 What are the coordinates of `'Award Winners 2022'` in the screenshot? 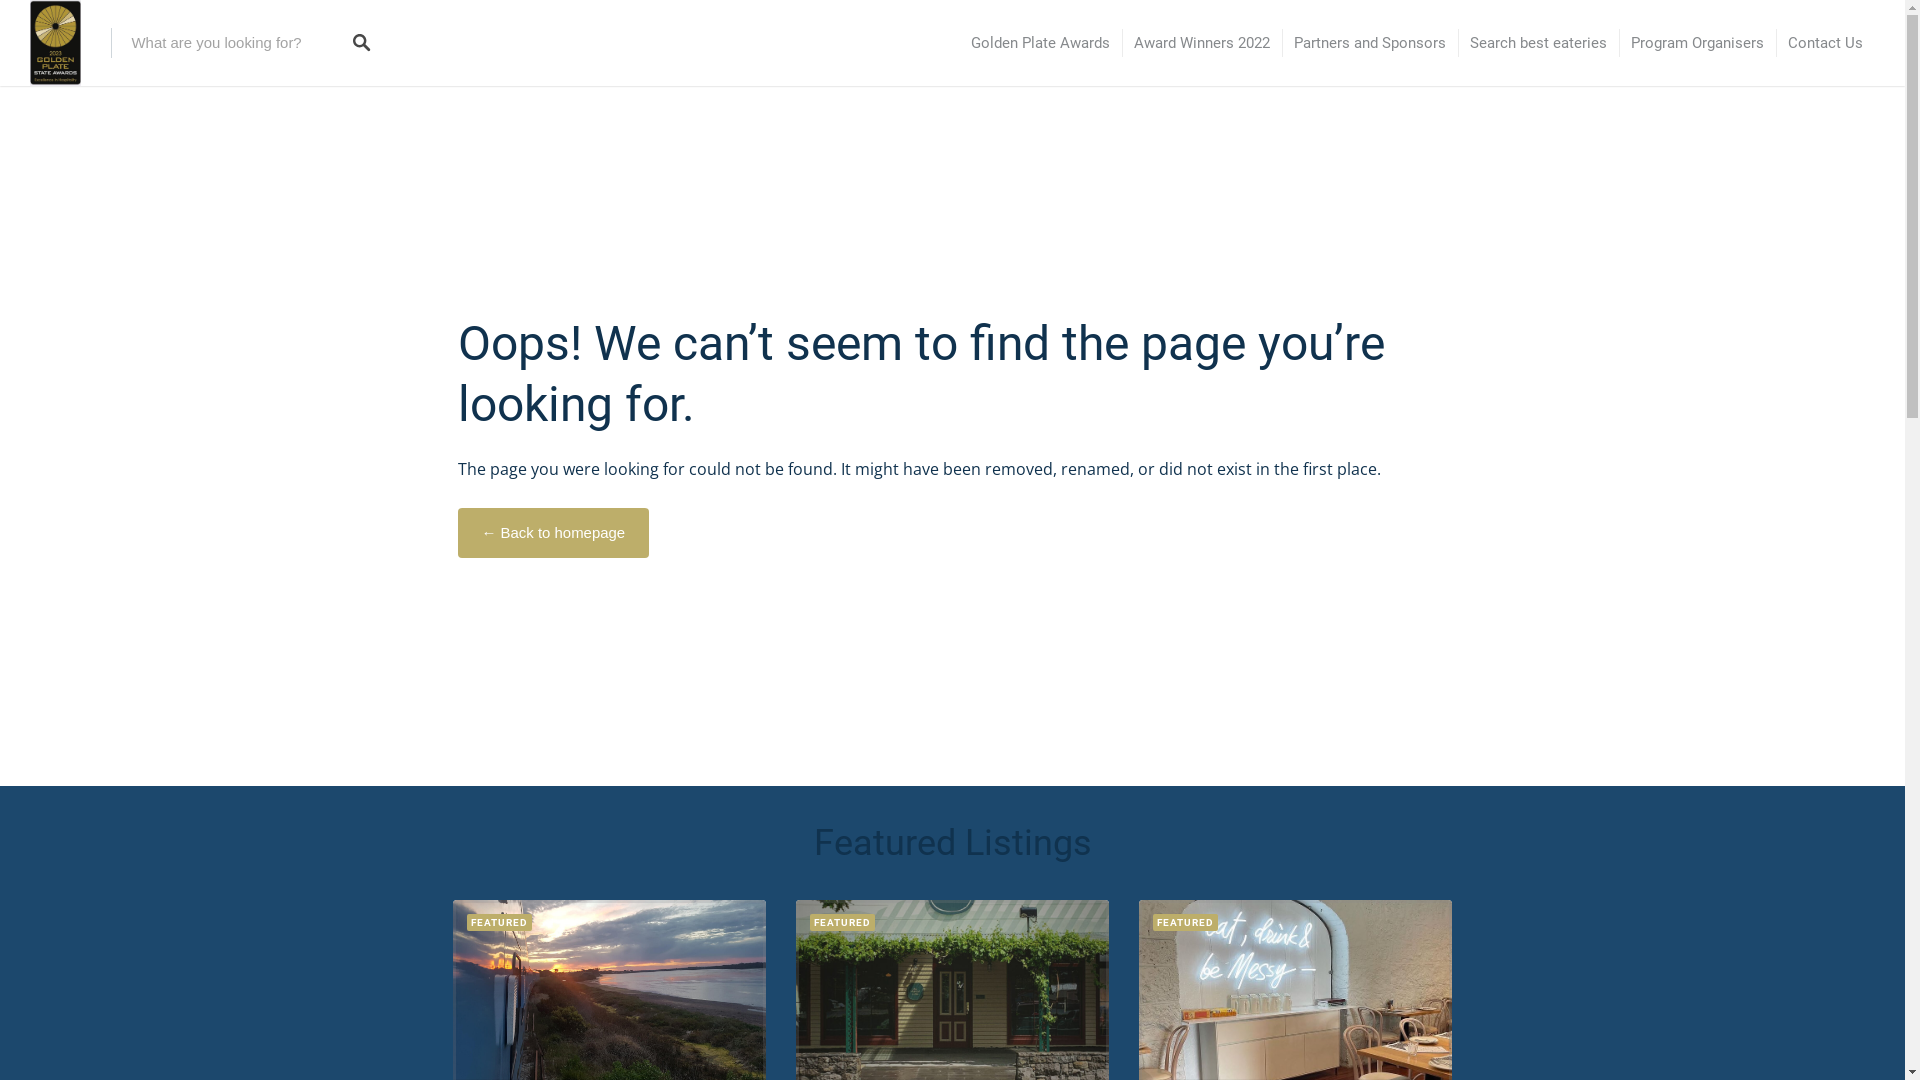 It's located at (1122, 43).